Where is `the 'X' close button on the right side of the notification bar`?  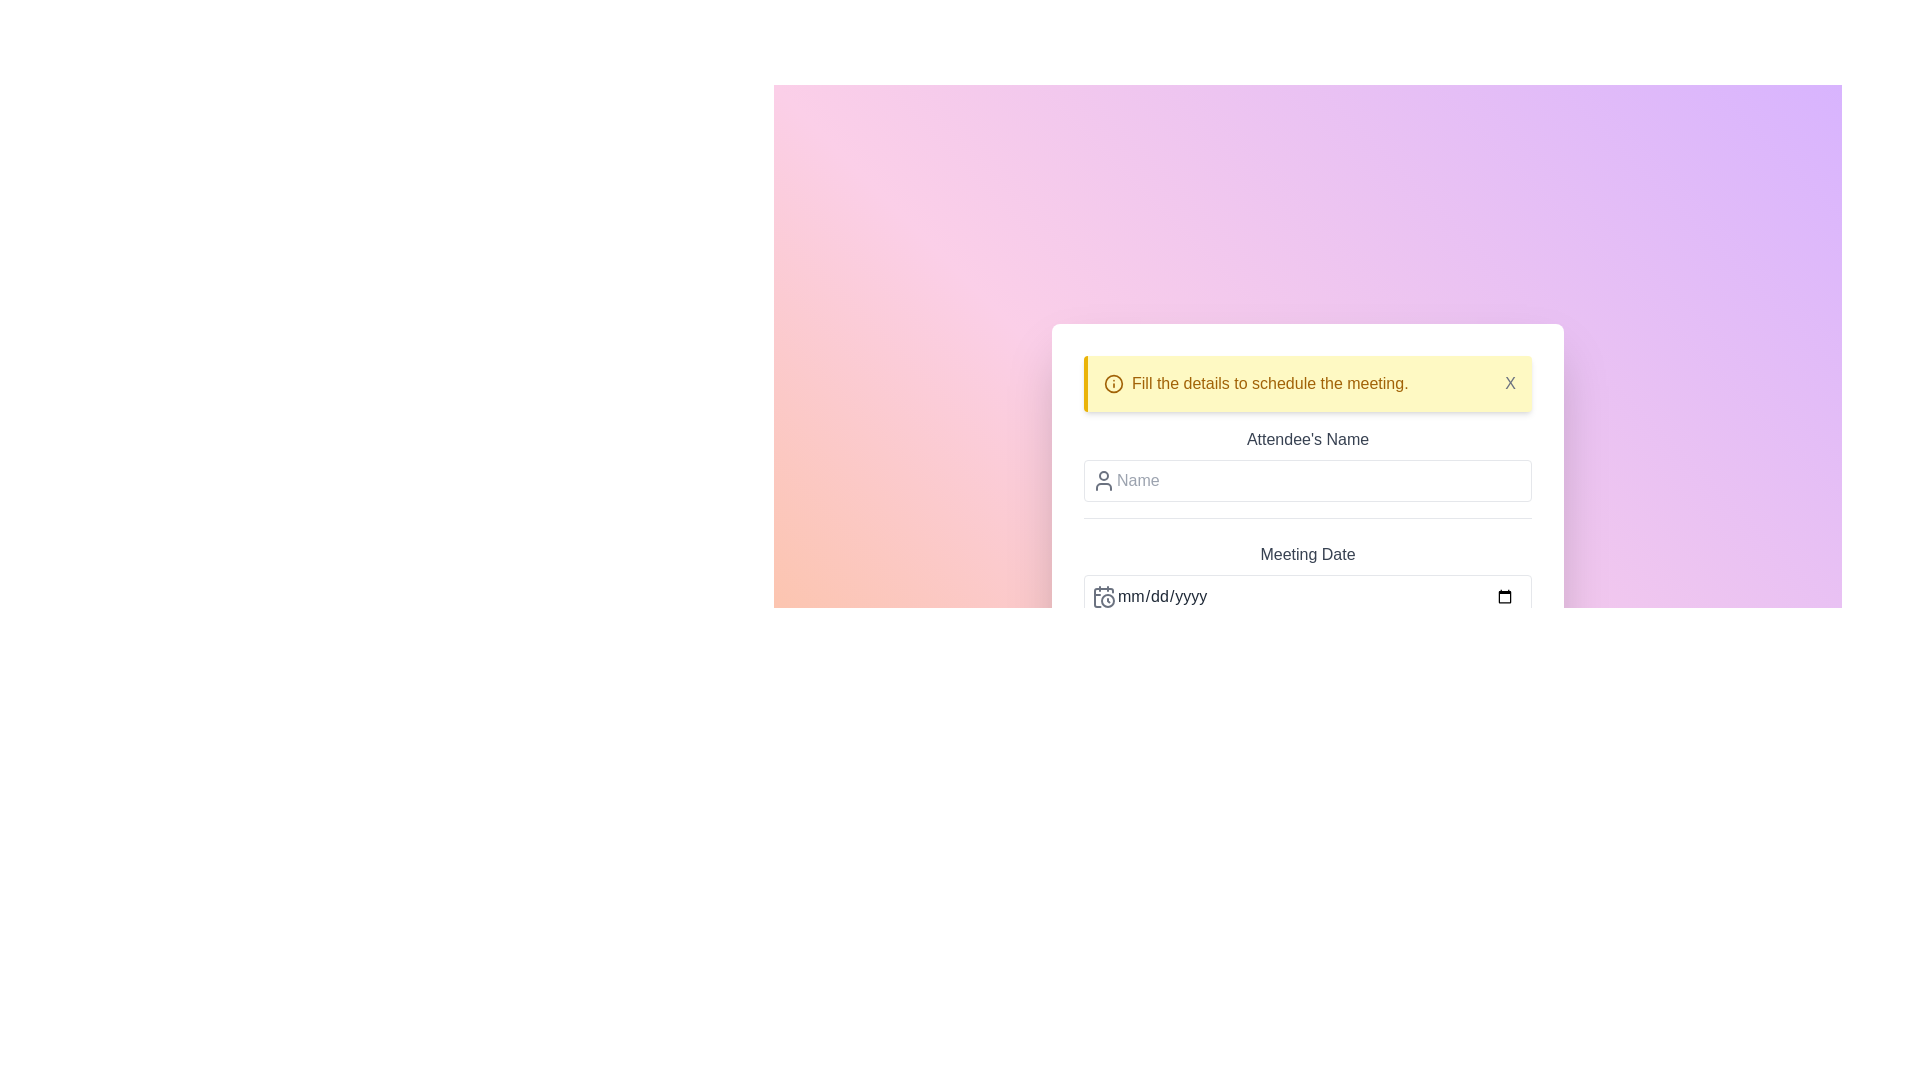
the 'X' close button on the right side of the notification bar is located at coordinates (1510, 384).